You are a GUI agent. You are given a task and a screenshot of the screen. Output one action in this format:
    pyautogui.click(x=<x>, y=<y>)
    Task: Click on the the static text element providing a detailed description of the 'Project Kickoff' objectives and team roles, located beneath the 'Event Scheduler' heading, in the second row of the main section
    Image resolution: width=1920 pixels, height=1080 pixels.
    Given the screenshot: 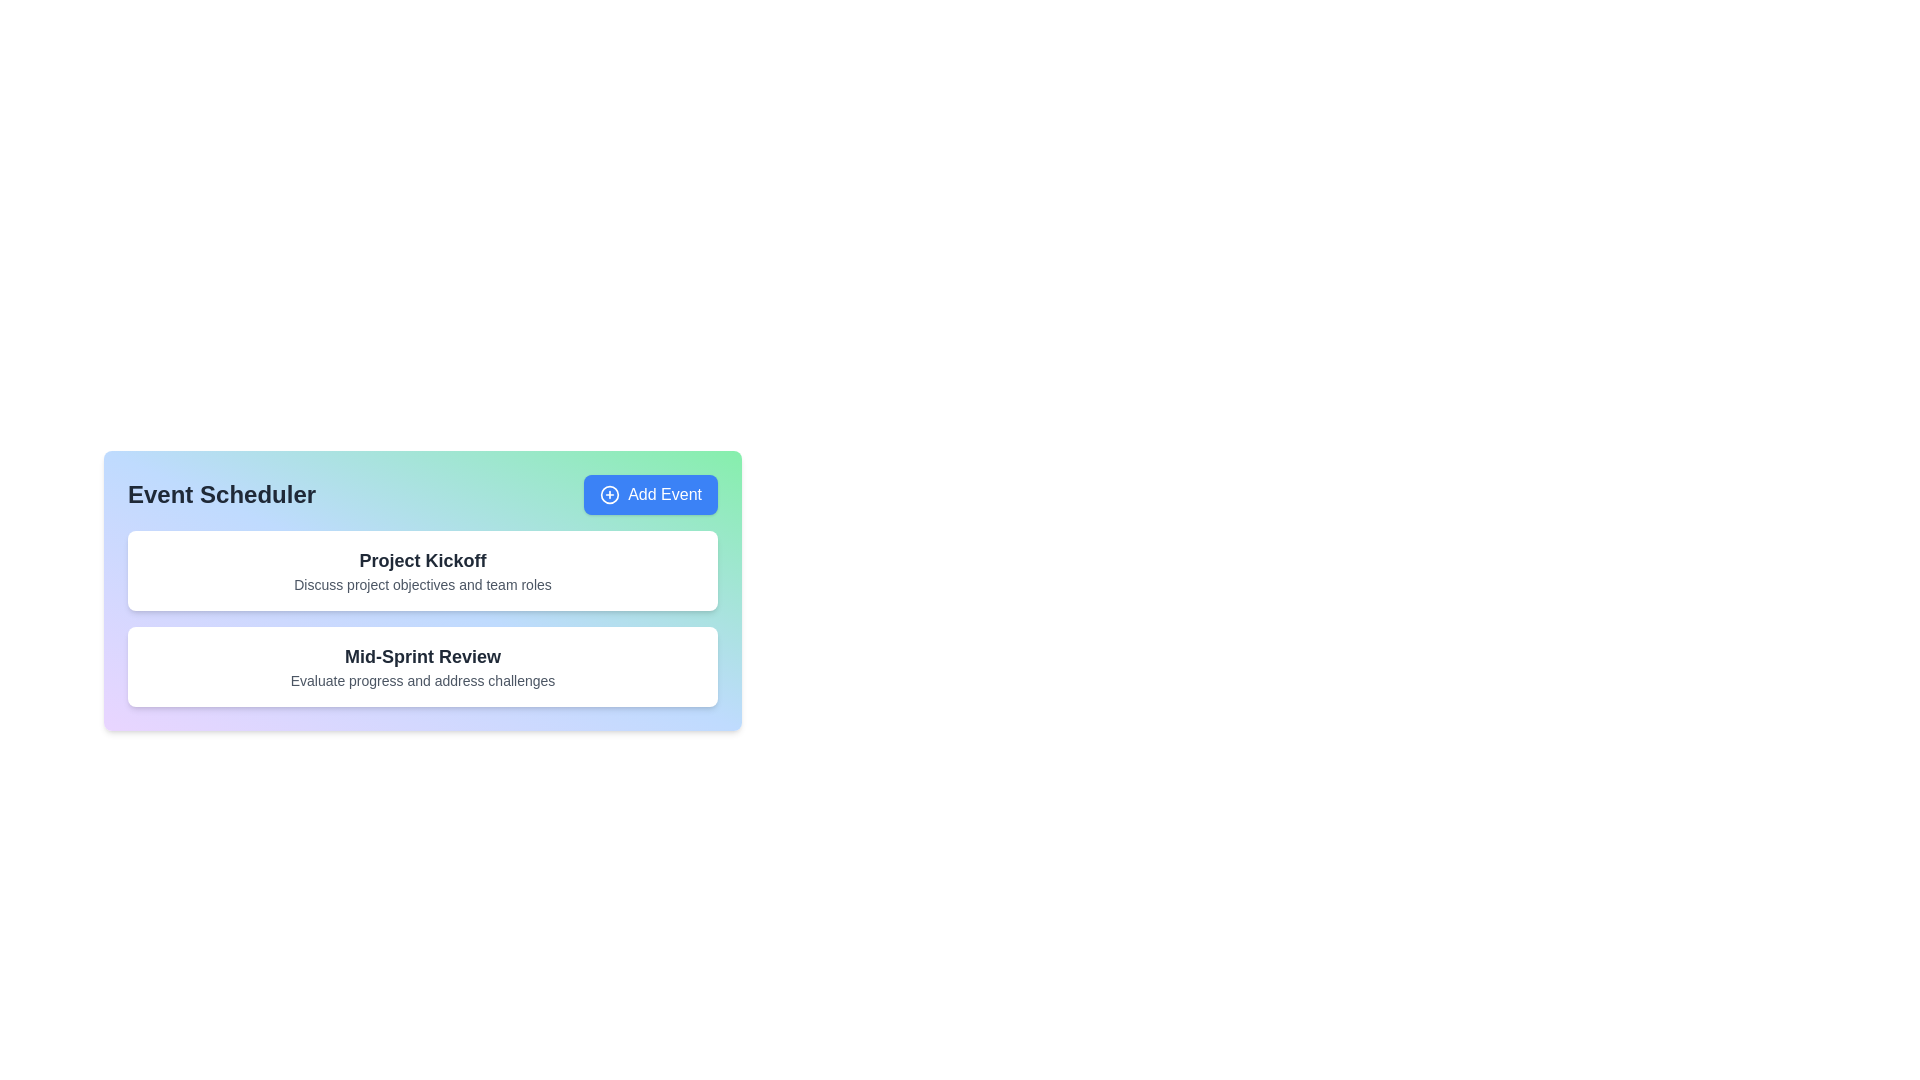 What is the action you would take?
    pyautogui.click(x=421, y=585)
    